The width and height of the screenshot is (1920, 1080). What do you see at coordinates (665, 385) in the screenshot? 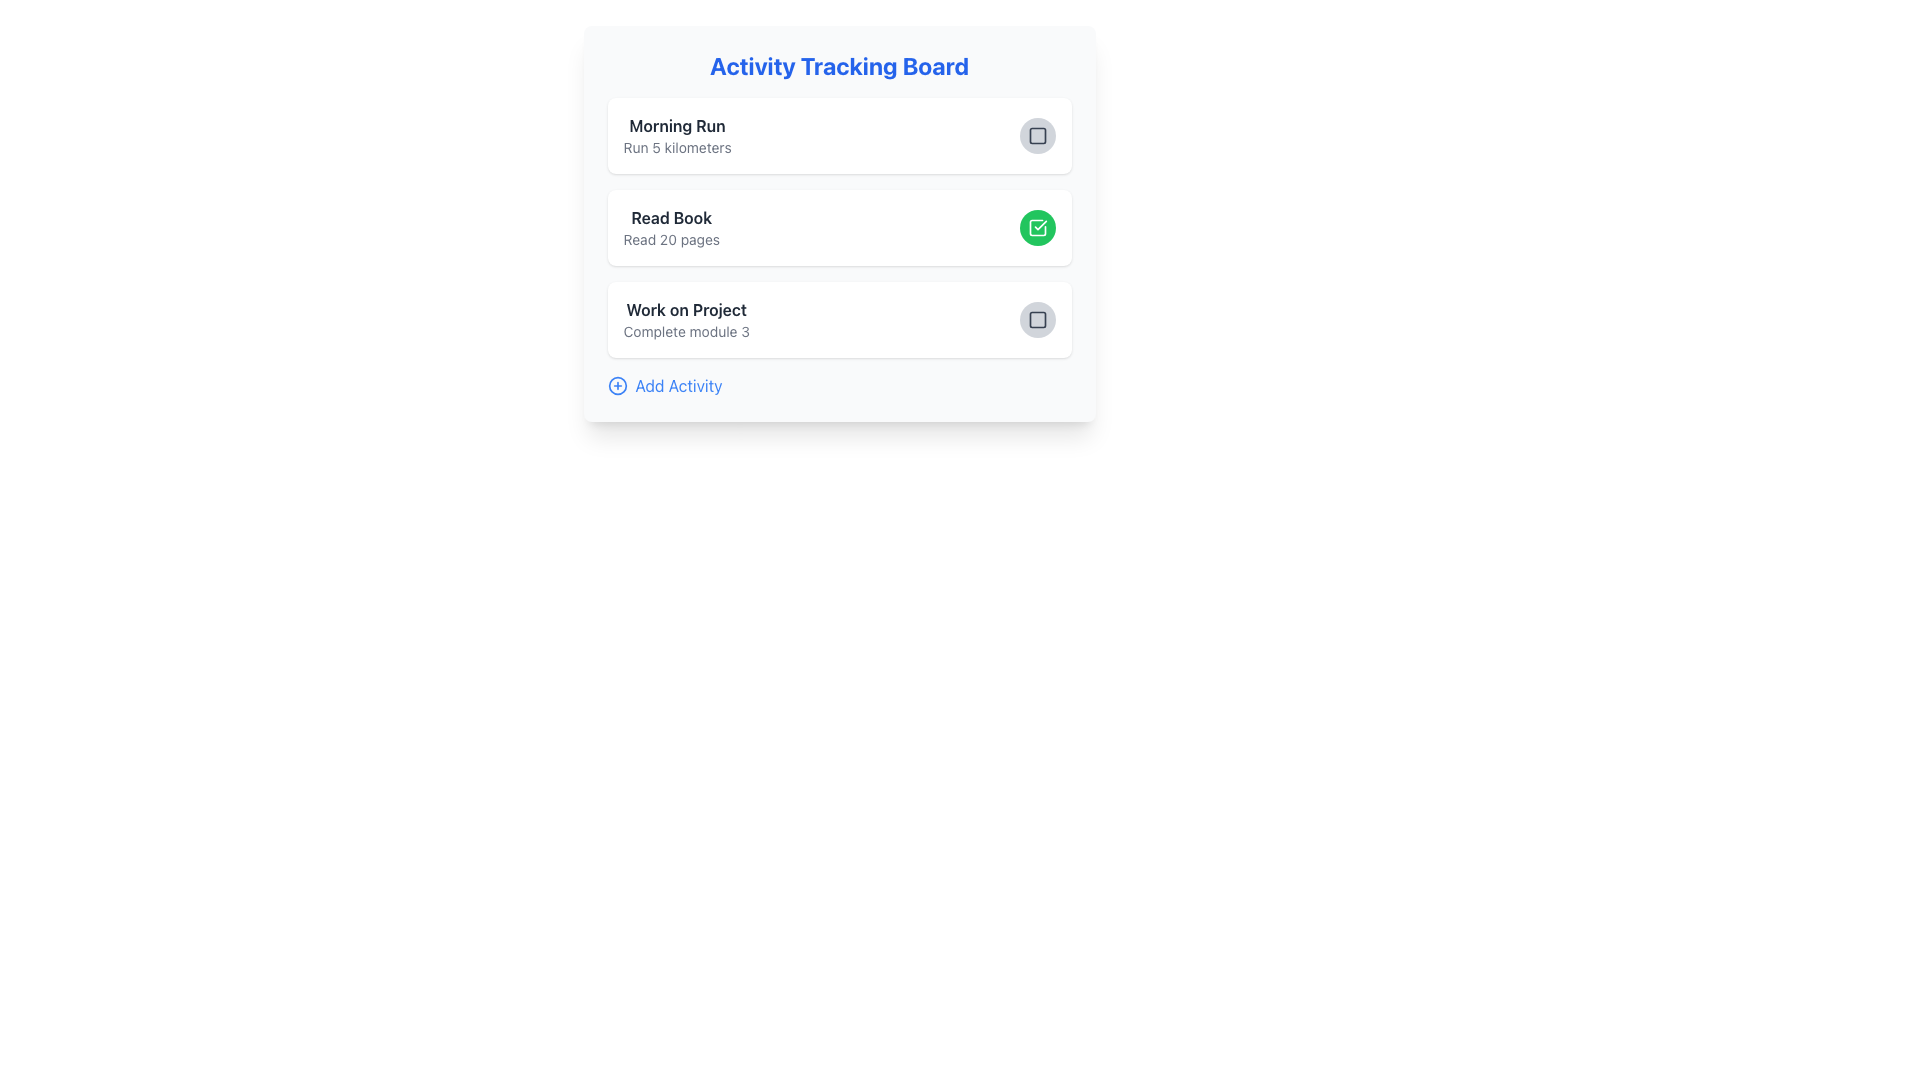
I see `the 'Add Activity' button located at the bottom of the 'Activity Tracking Board' section to initiate adding a new activity` at bounding box center [665, 385].